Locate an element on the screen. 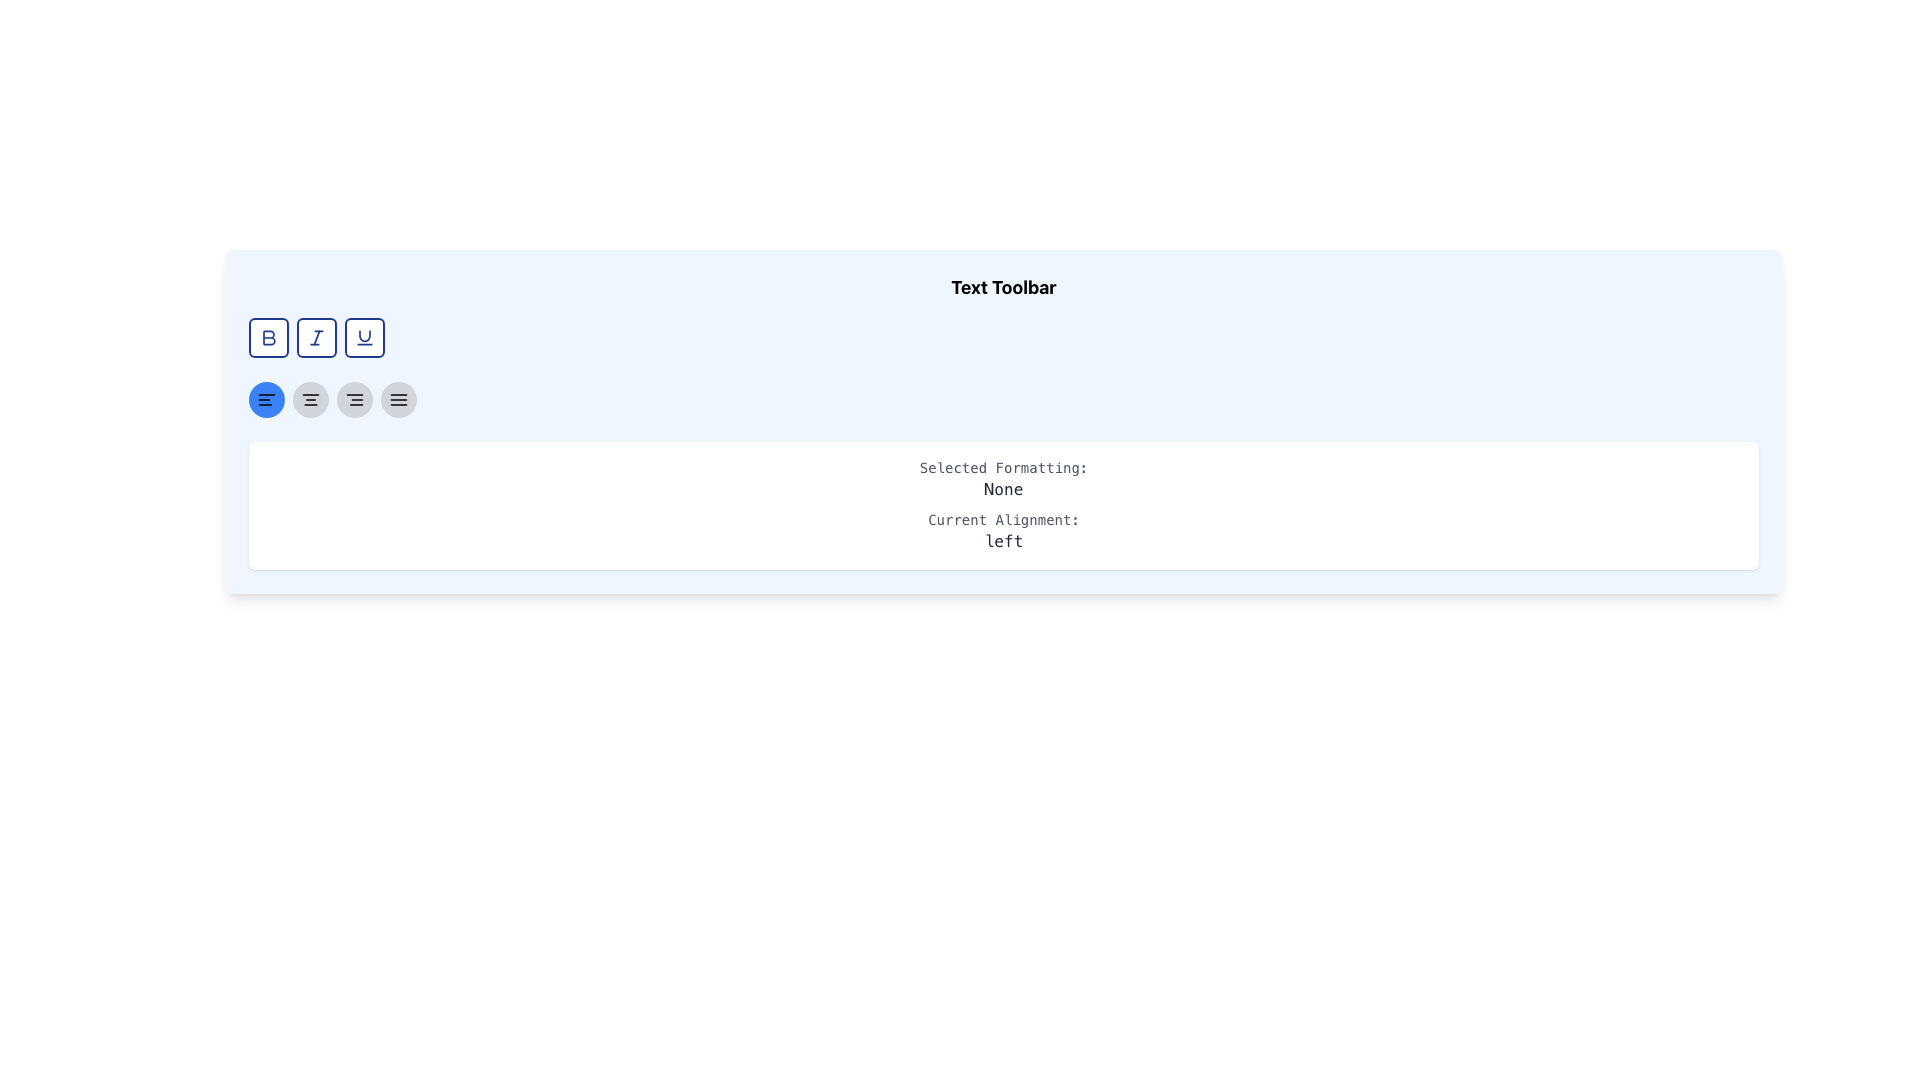  the center alignment icon, which is the second icon in the horizontal row of text alignment buttons, to set the alignment to center is located at coordinates (310, 400).